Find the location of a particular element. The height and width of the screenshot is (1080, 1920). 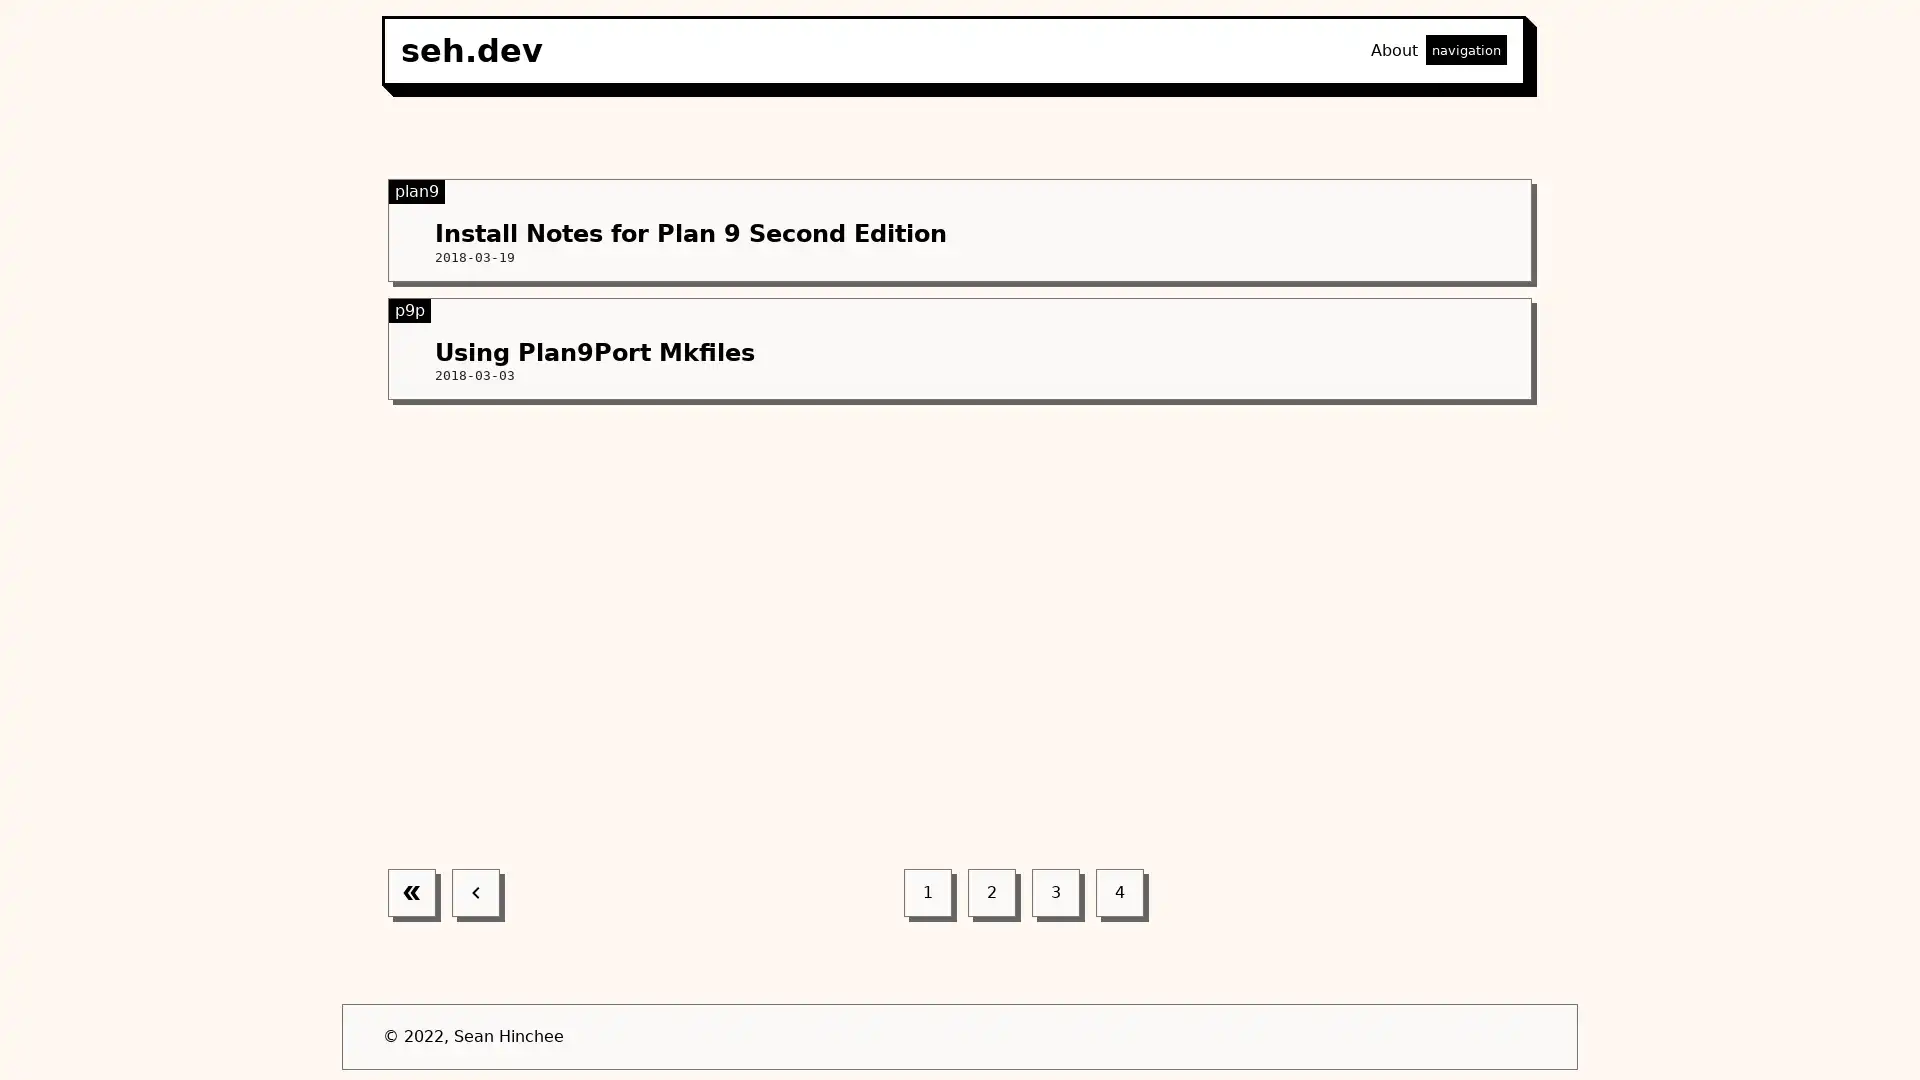

navigation is located at coordinates (1466, 49).